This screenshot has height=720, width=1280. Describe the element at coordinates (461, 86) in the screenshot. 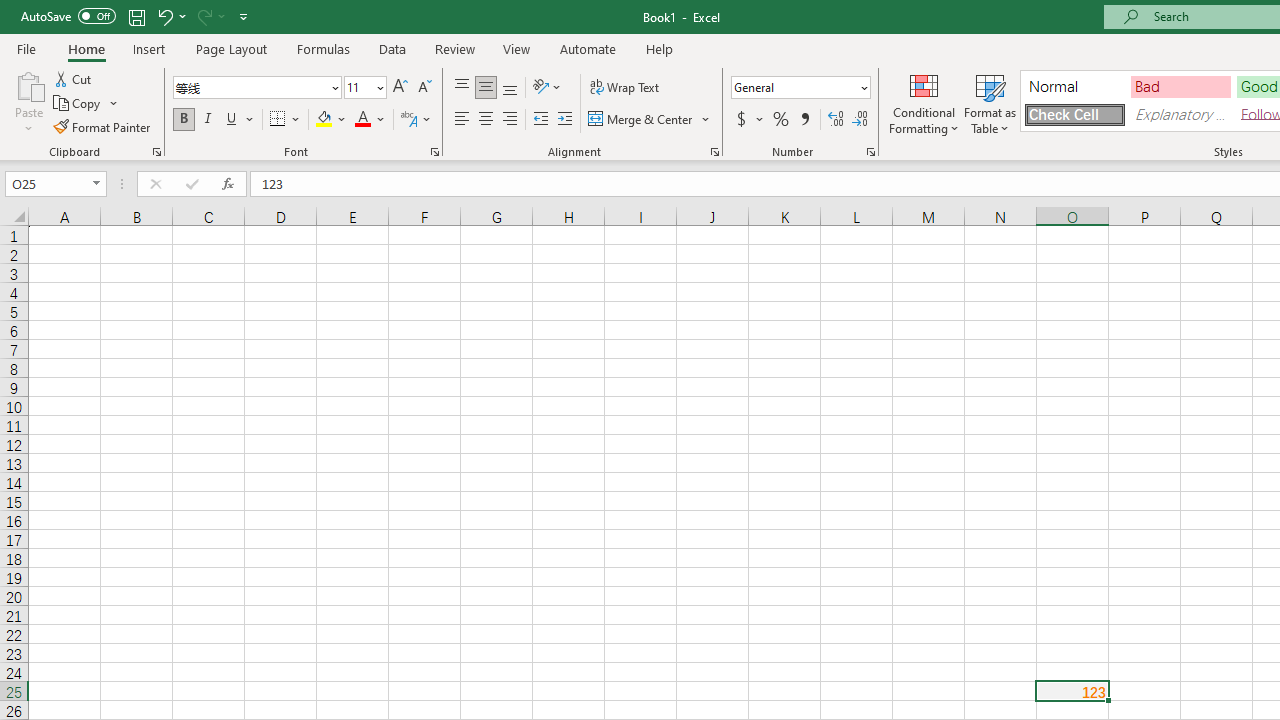

I see `'Top Align'` at that location.